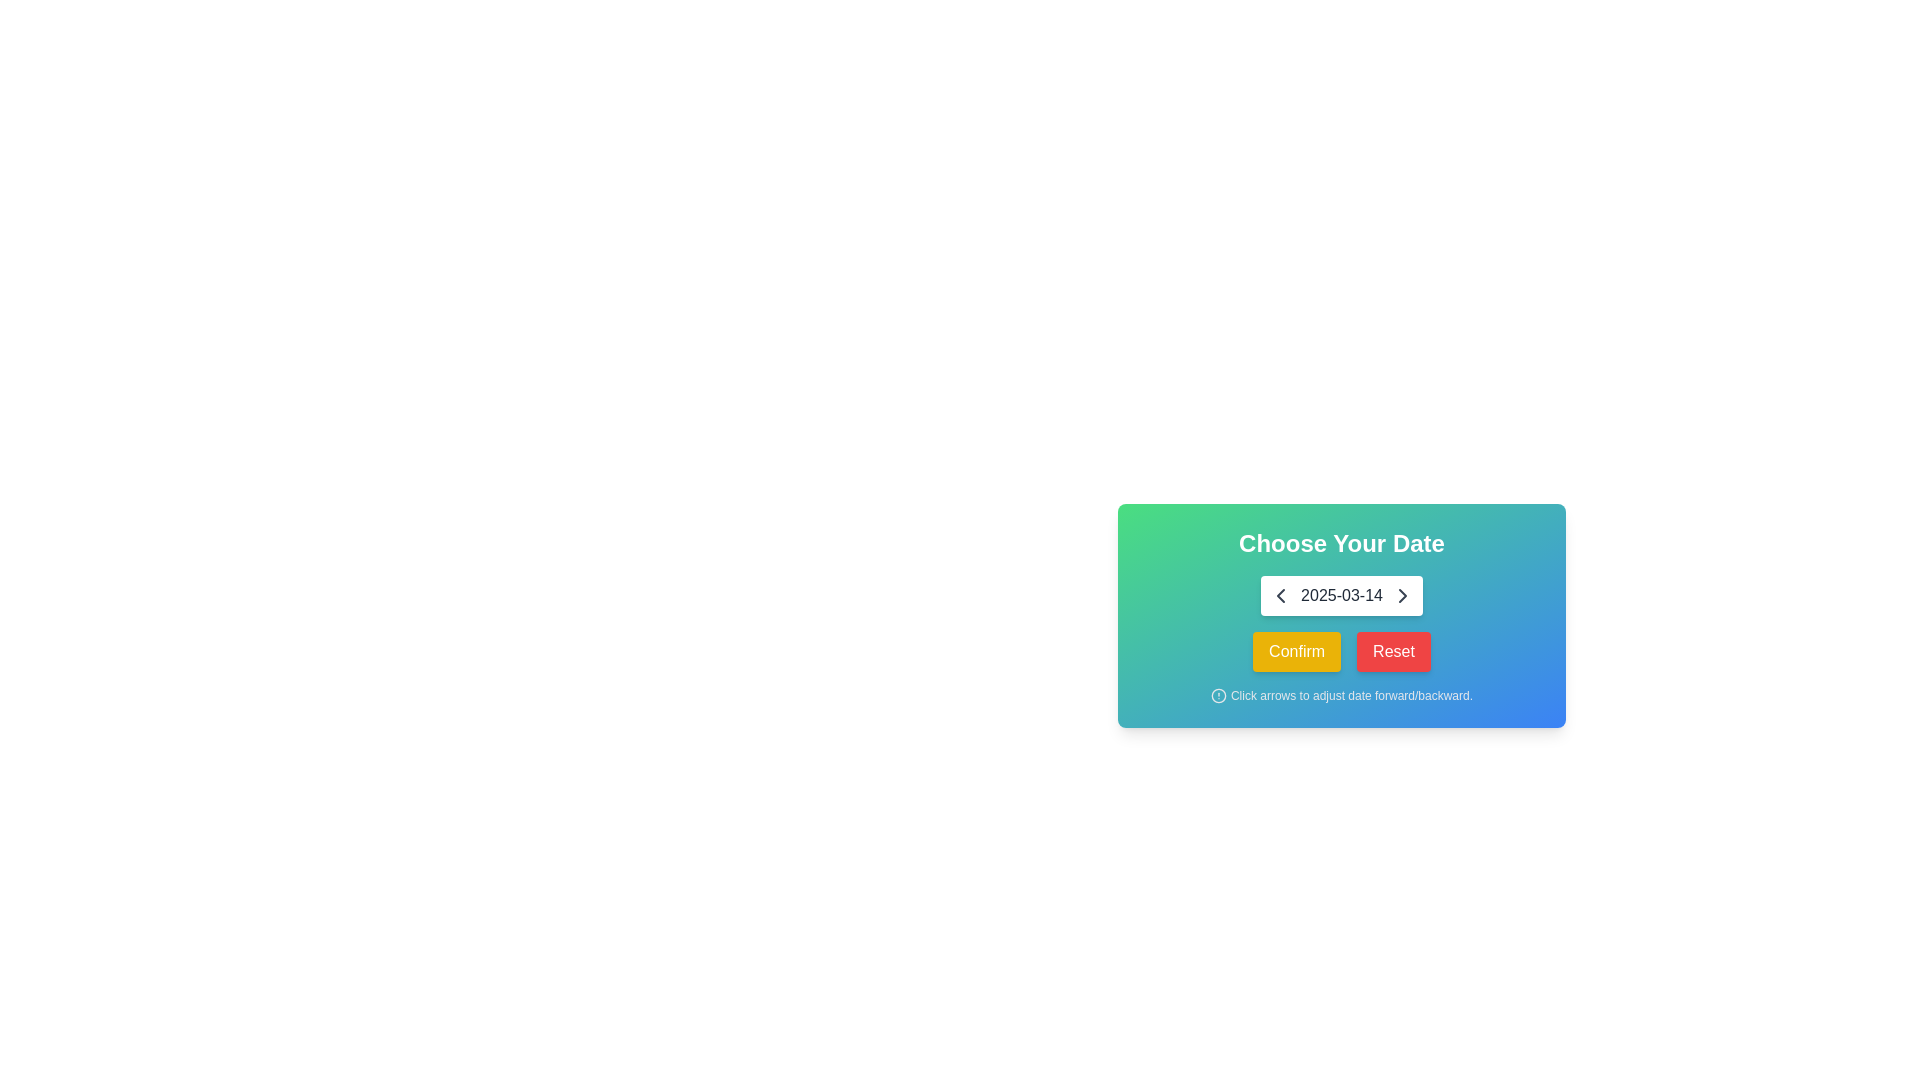 The width and height of the screenshot is (1920, 1080). Describe the element at coordinates (1296, 651) in the screenshot. I see `the confirm button located in the bottom-right area of the 'Choose Your Date' dialog to finalize the date selection` at that location.